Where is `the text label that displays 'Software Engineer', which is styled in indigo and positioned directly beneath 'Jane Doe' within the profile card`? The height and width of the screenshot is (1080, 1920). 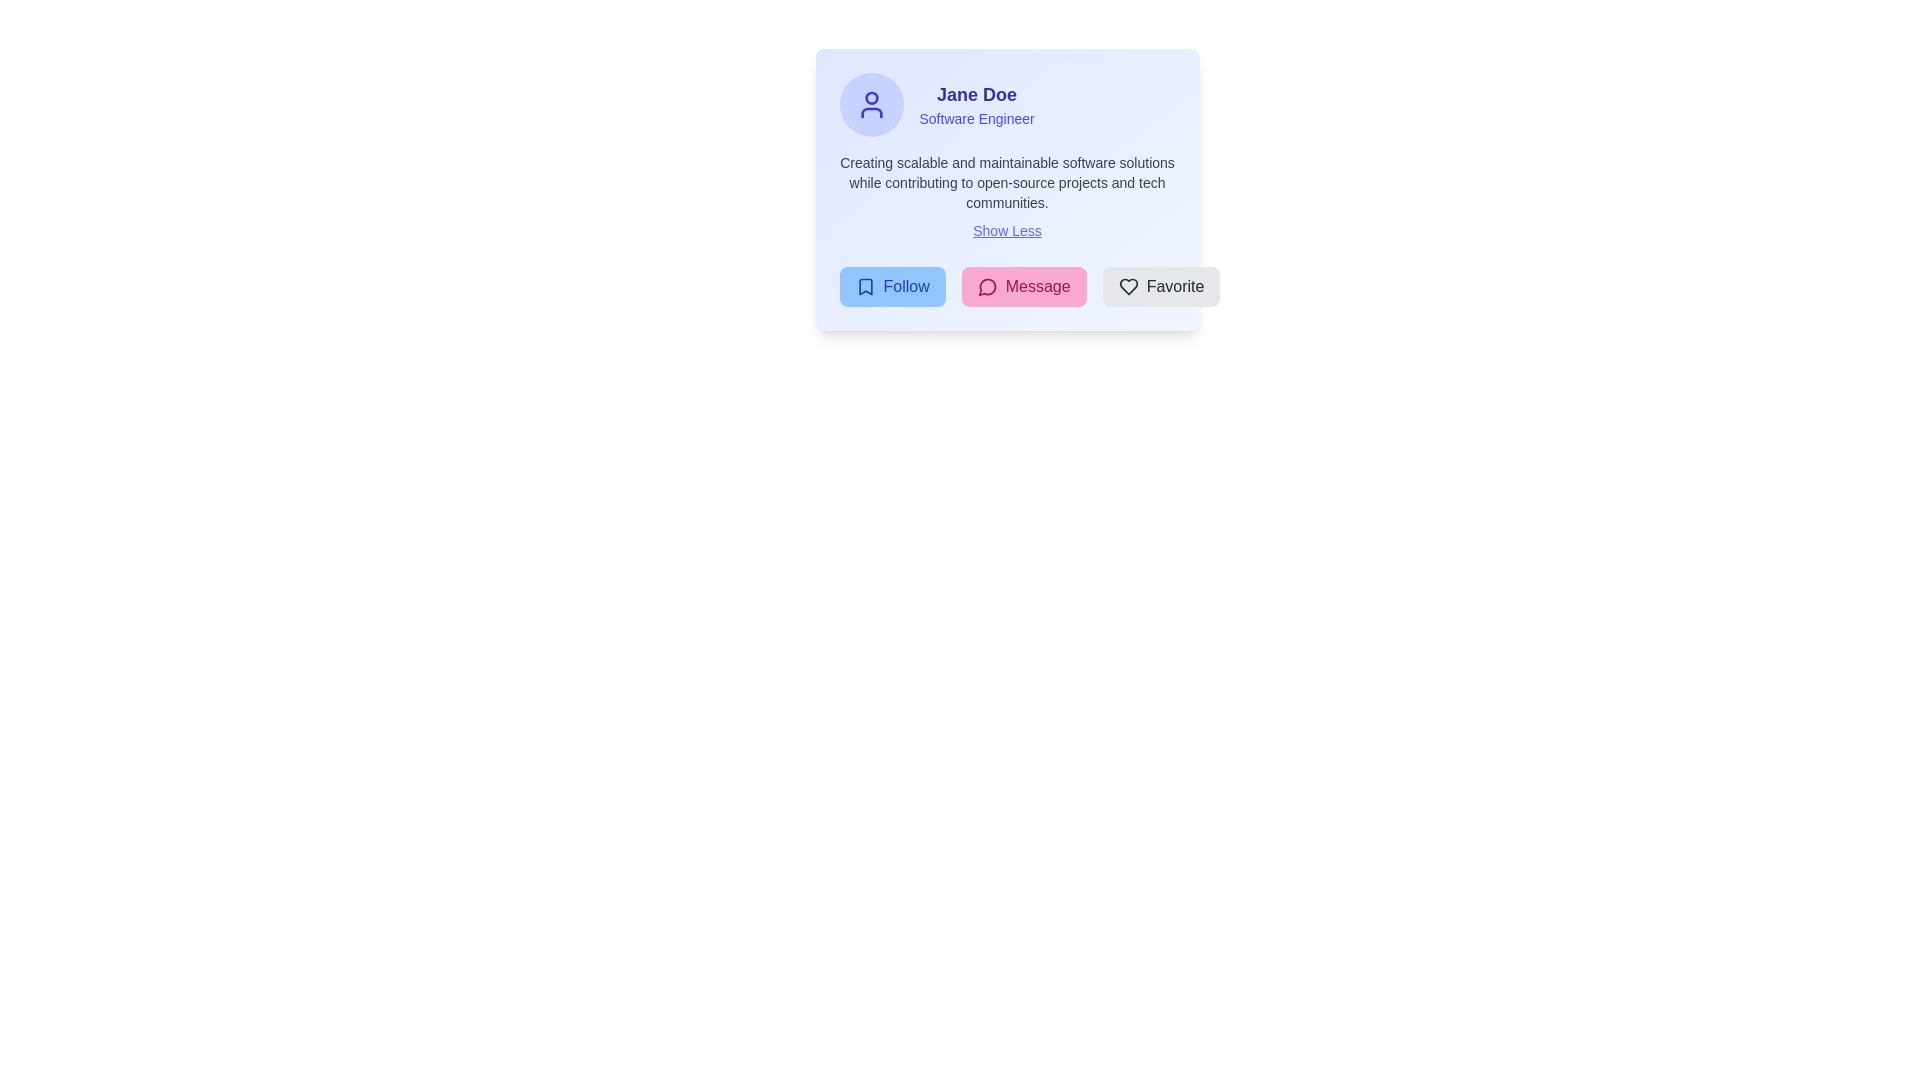 the text label that displays 'Software Engineer', which is styled in indigo and positioned directly beneath 'Jane Doe' within the profile card is located at coordinates (977, 119).